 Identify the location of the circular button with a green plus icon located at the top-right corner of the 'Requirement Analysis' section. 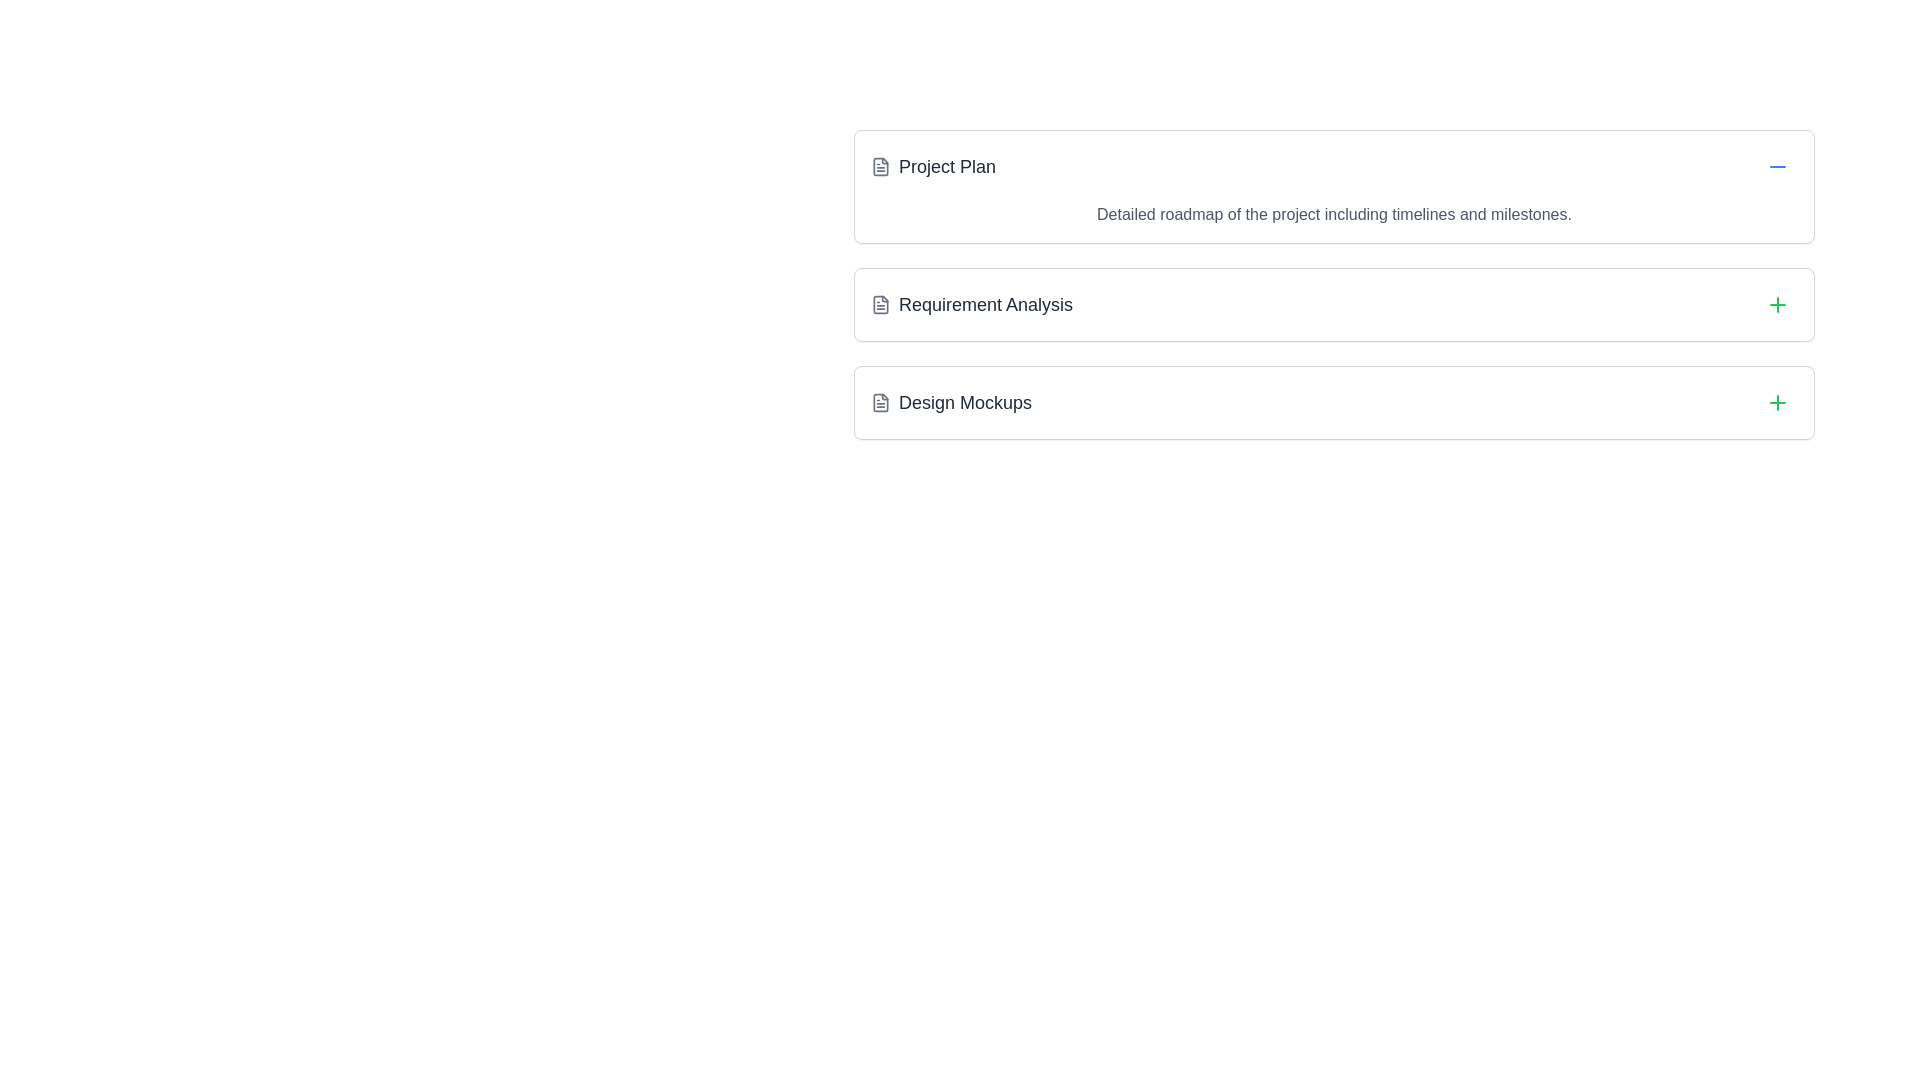
(1777, 304).